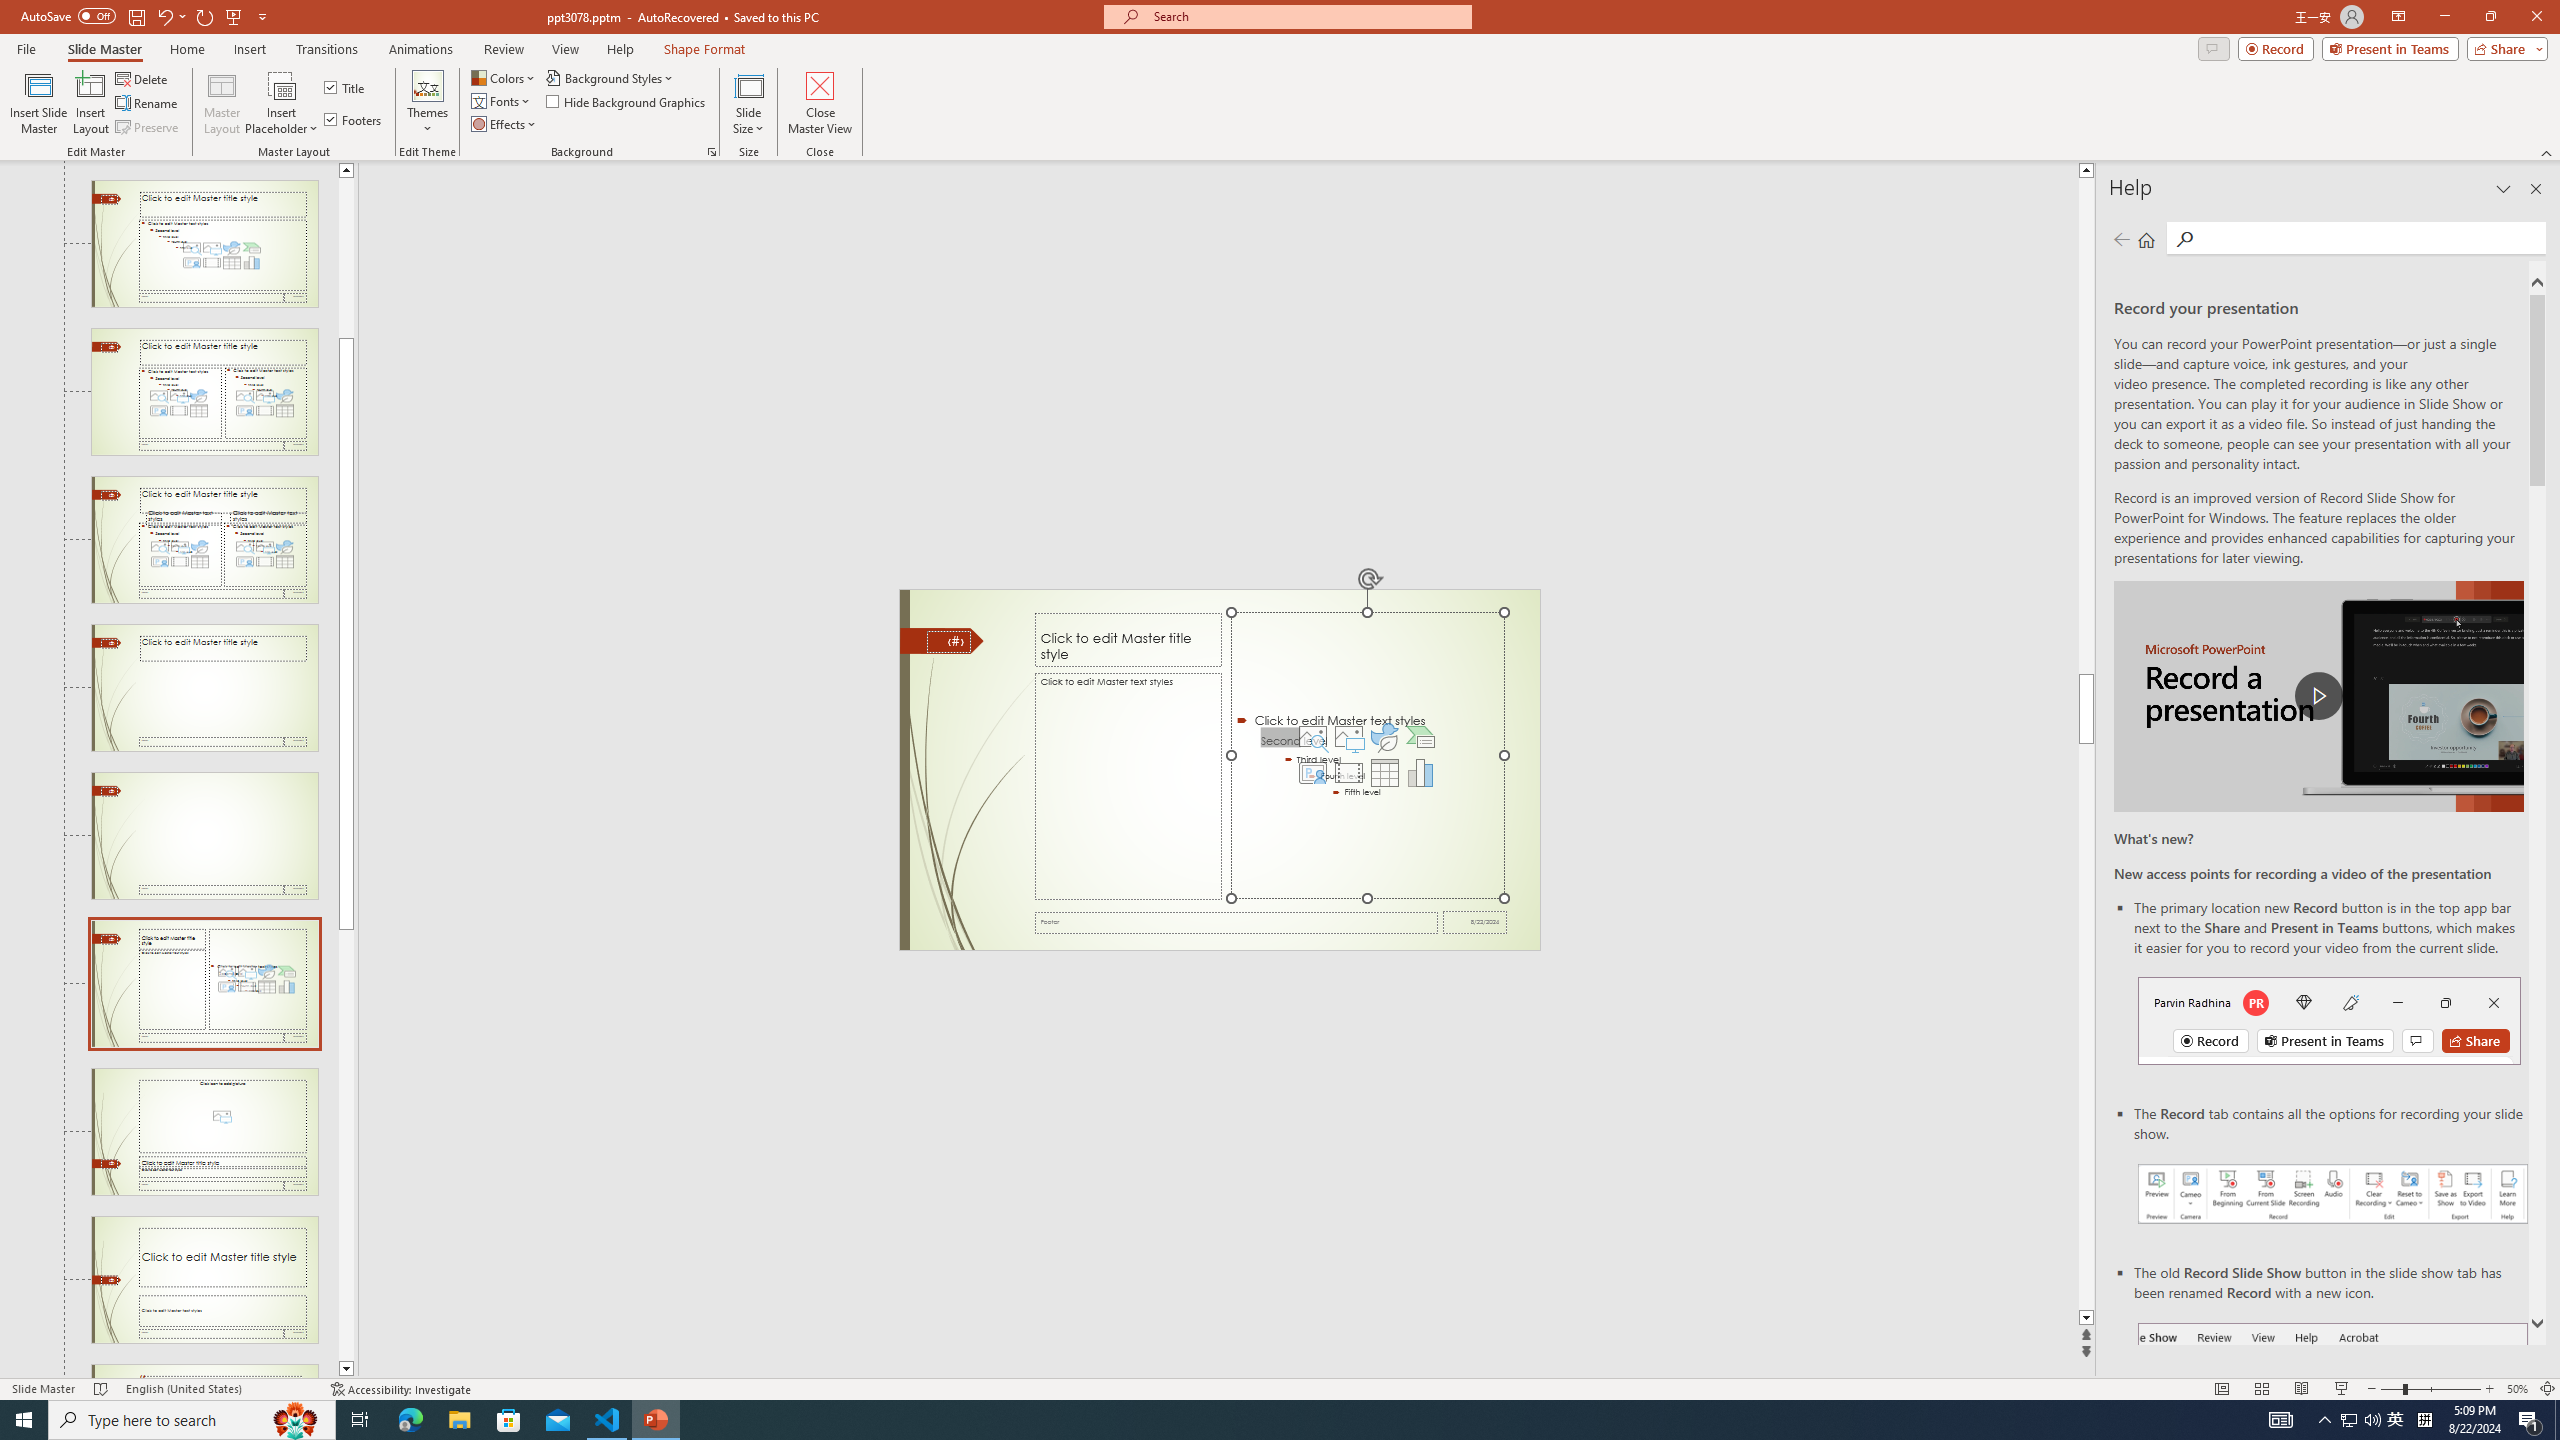 The height and width of the screenshot is (1440, 2560). Describe the element at coordinates (2368, 237) in the screenshot. I see `'Search'` at that location.